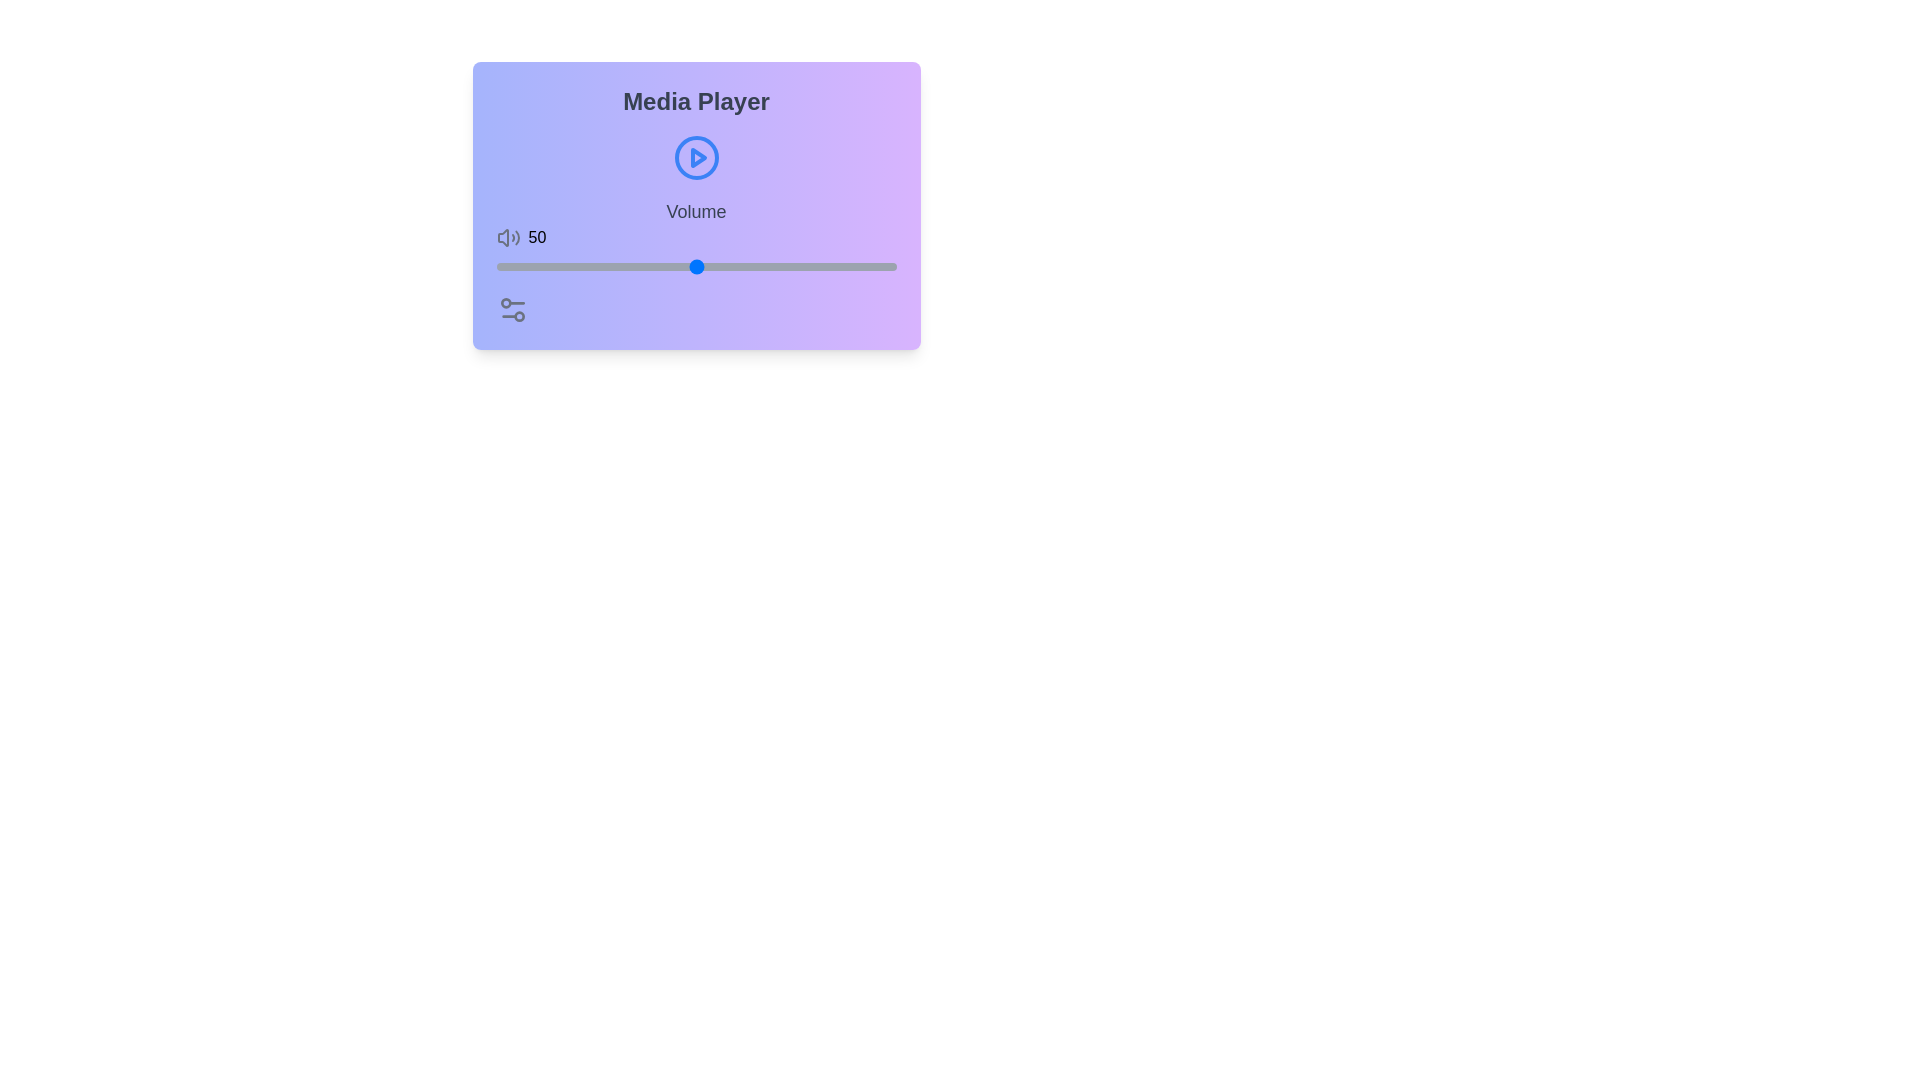 The height and width of the screenshot is (1080, 1920). I want to click on the play icon, which is a triangle pointing to the right inside a blue circular boundary, located at the center of the media player's interface to play the media, so click(698, 157).